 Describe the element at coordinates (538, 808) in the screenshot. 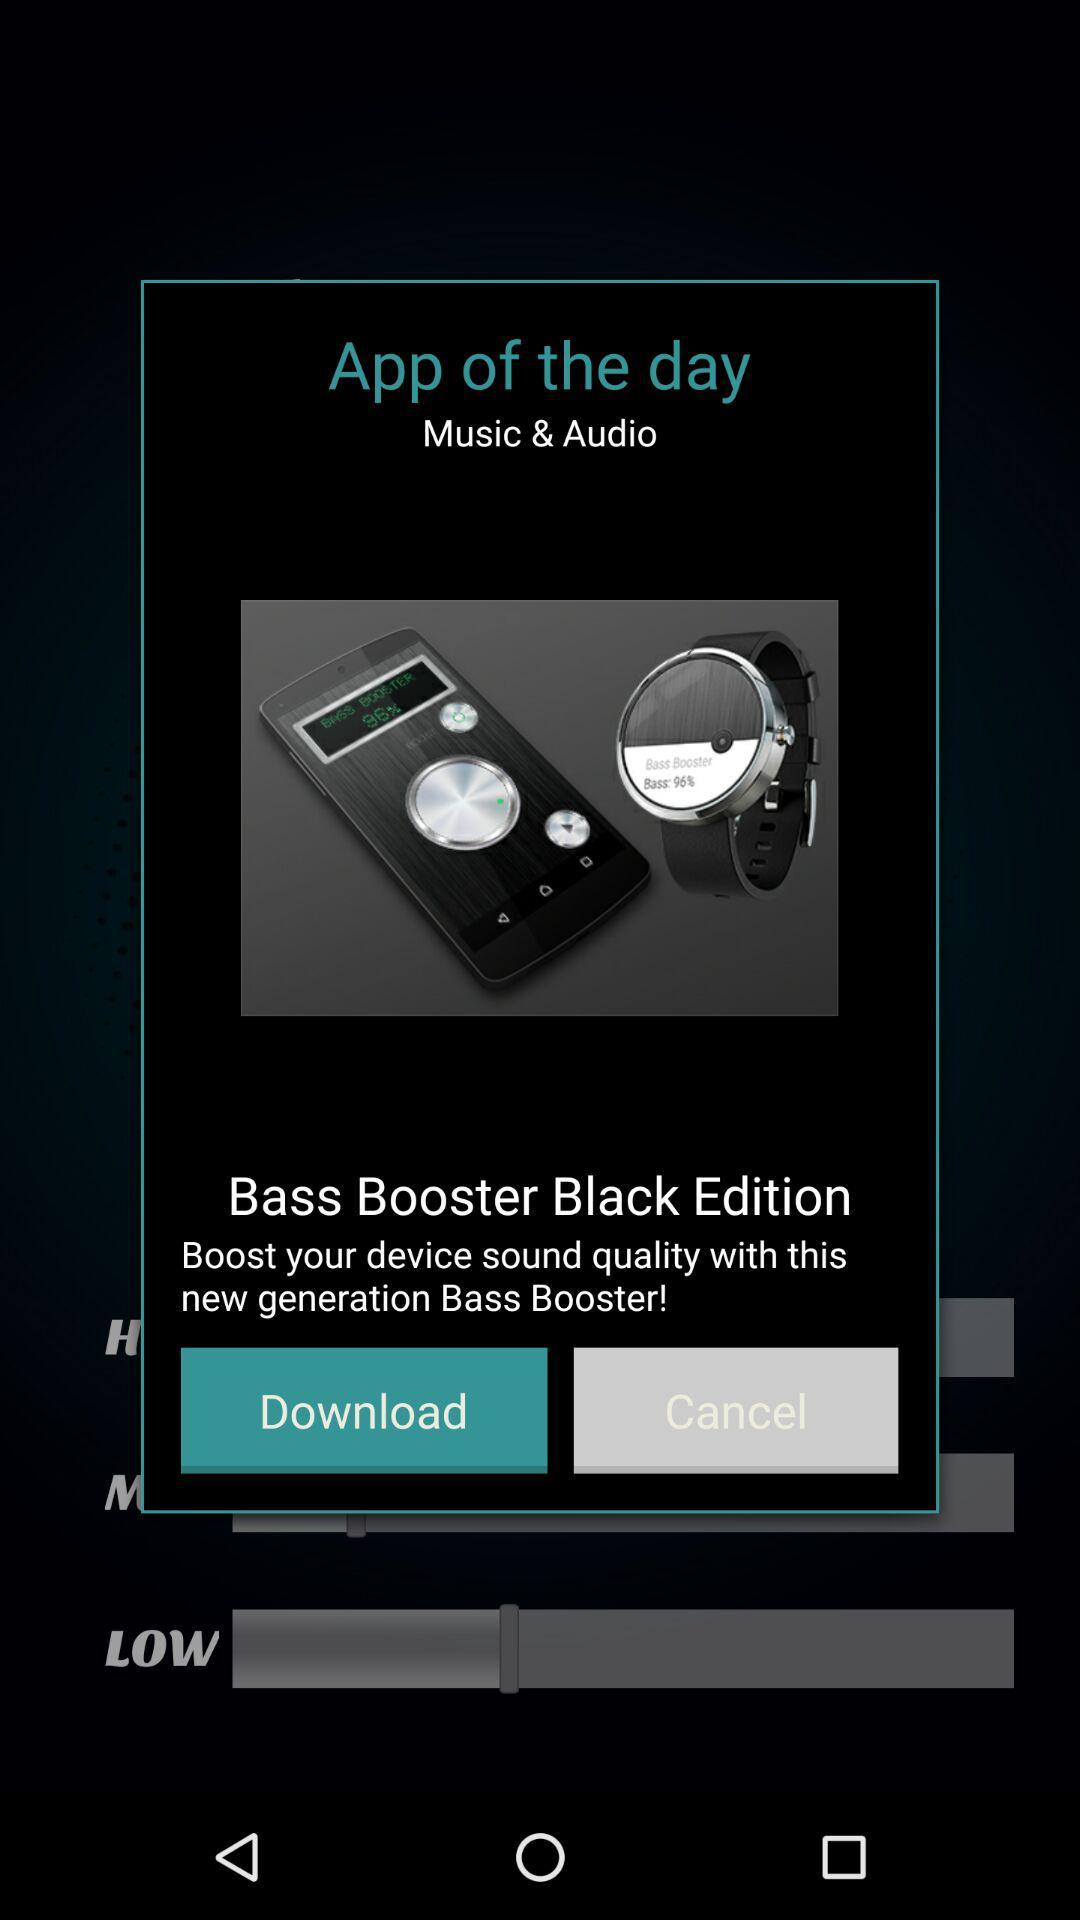

I see `the item above bass booster black item` at that location.